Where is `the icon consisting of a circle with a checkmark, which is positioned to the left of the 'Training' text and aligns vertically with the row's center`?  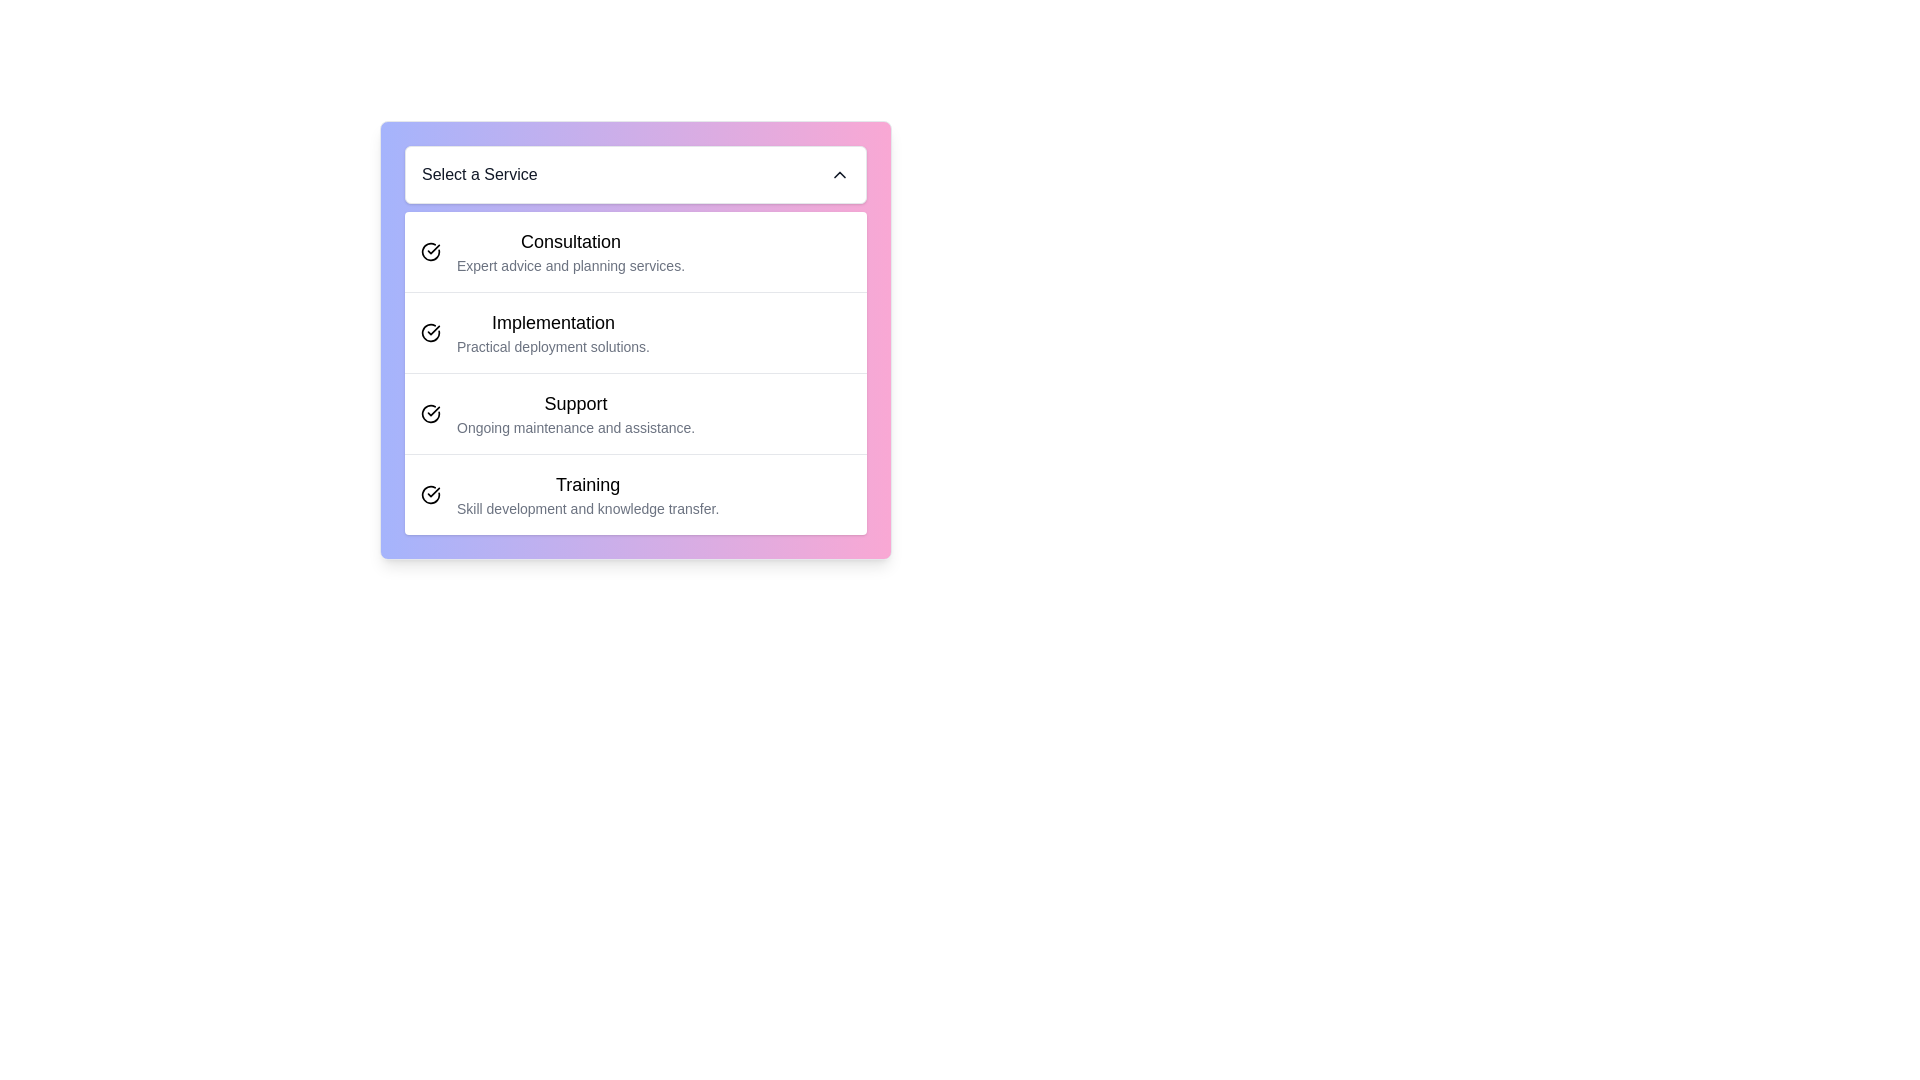
the icon consisting of a circle with a checkmark, which is positioned to the left of the 'Training' text and aligns vertically with the row's center is located at coordinates (430, 494).